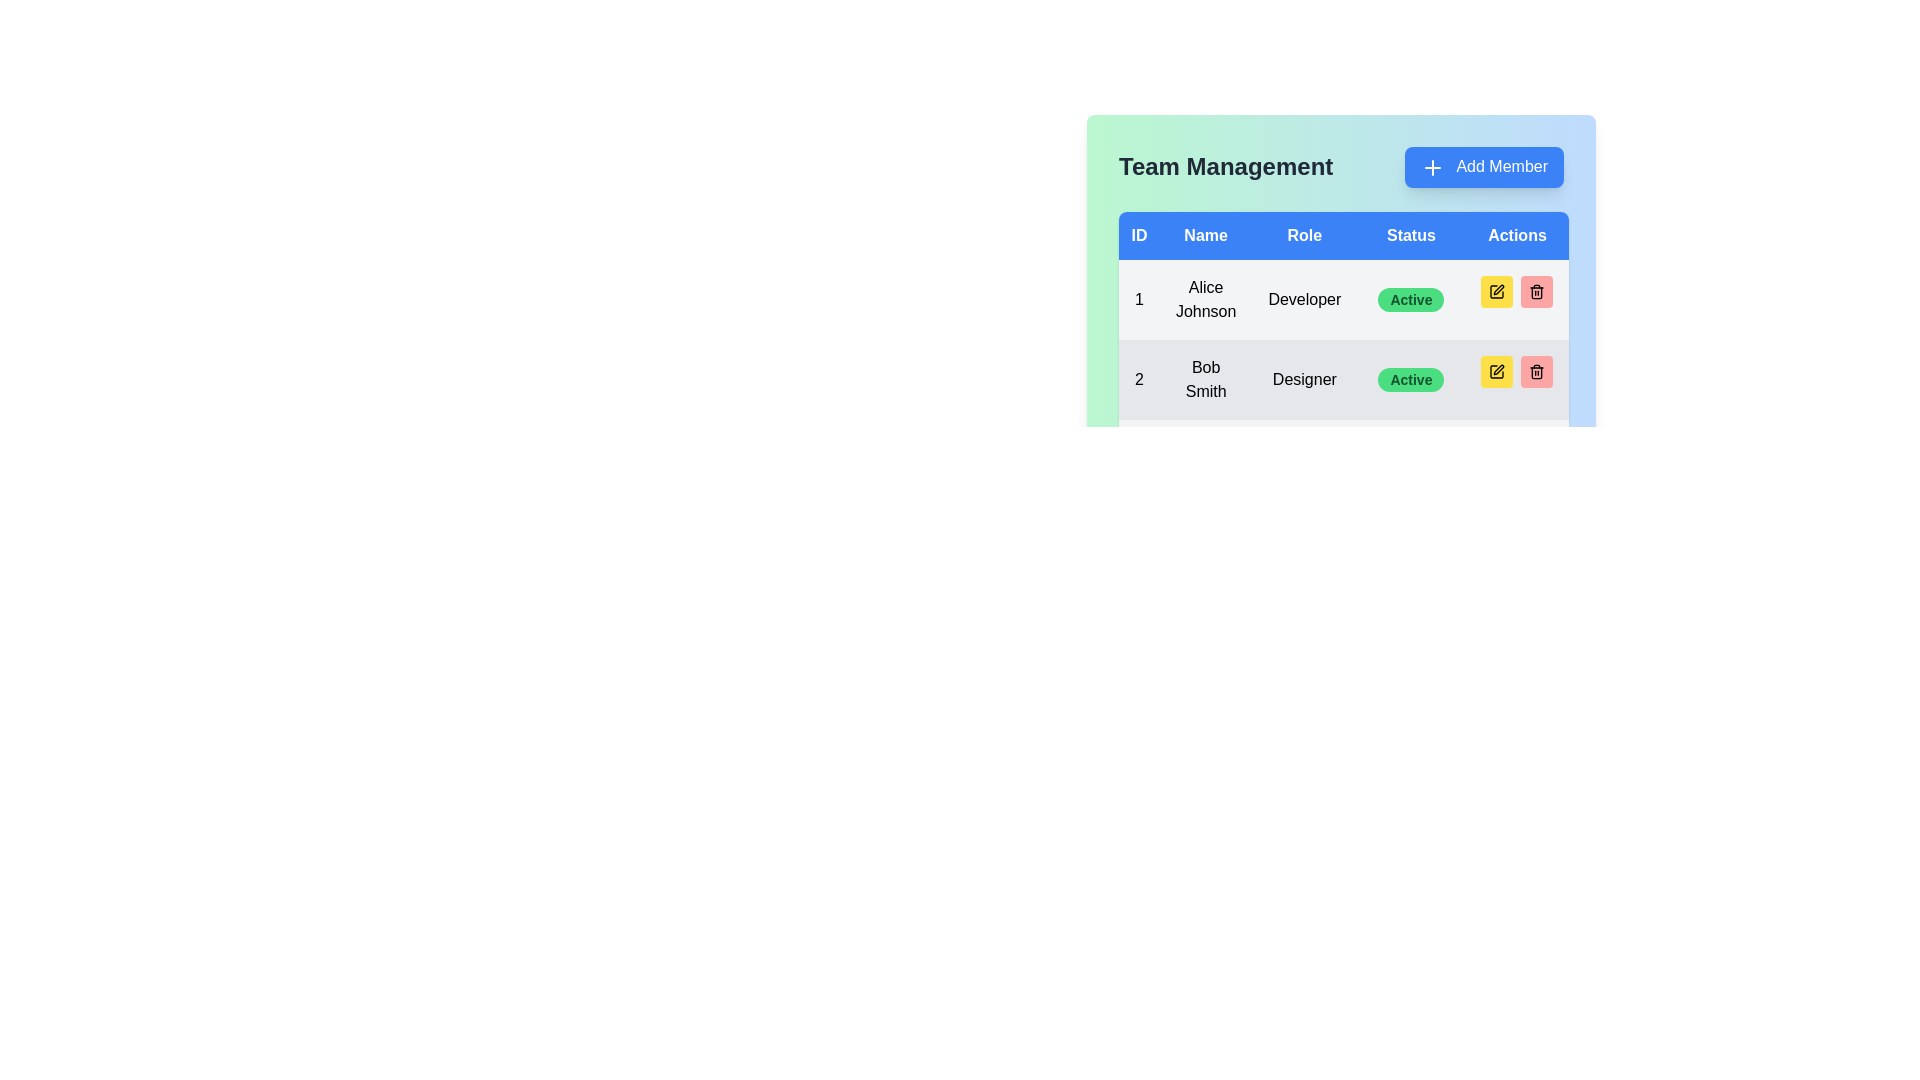 This screenshot has height=1080, width=1920. I want to click on the elements contained within the 'Team Management' table, which includes member details and action buttons, so click(1341, 322).